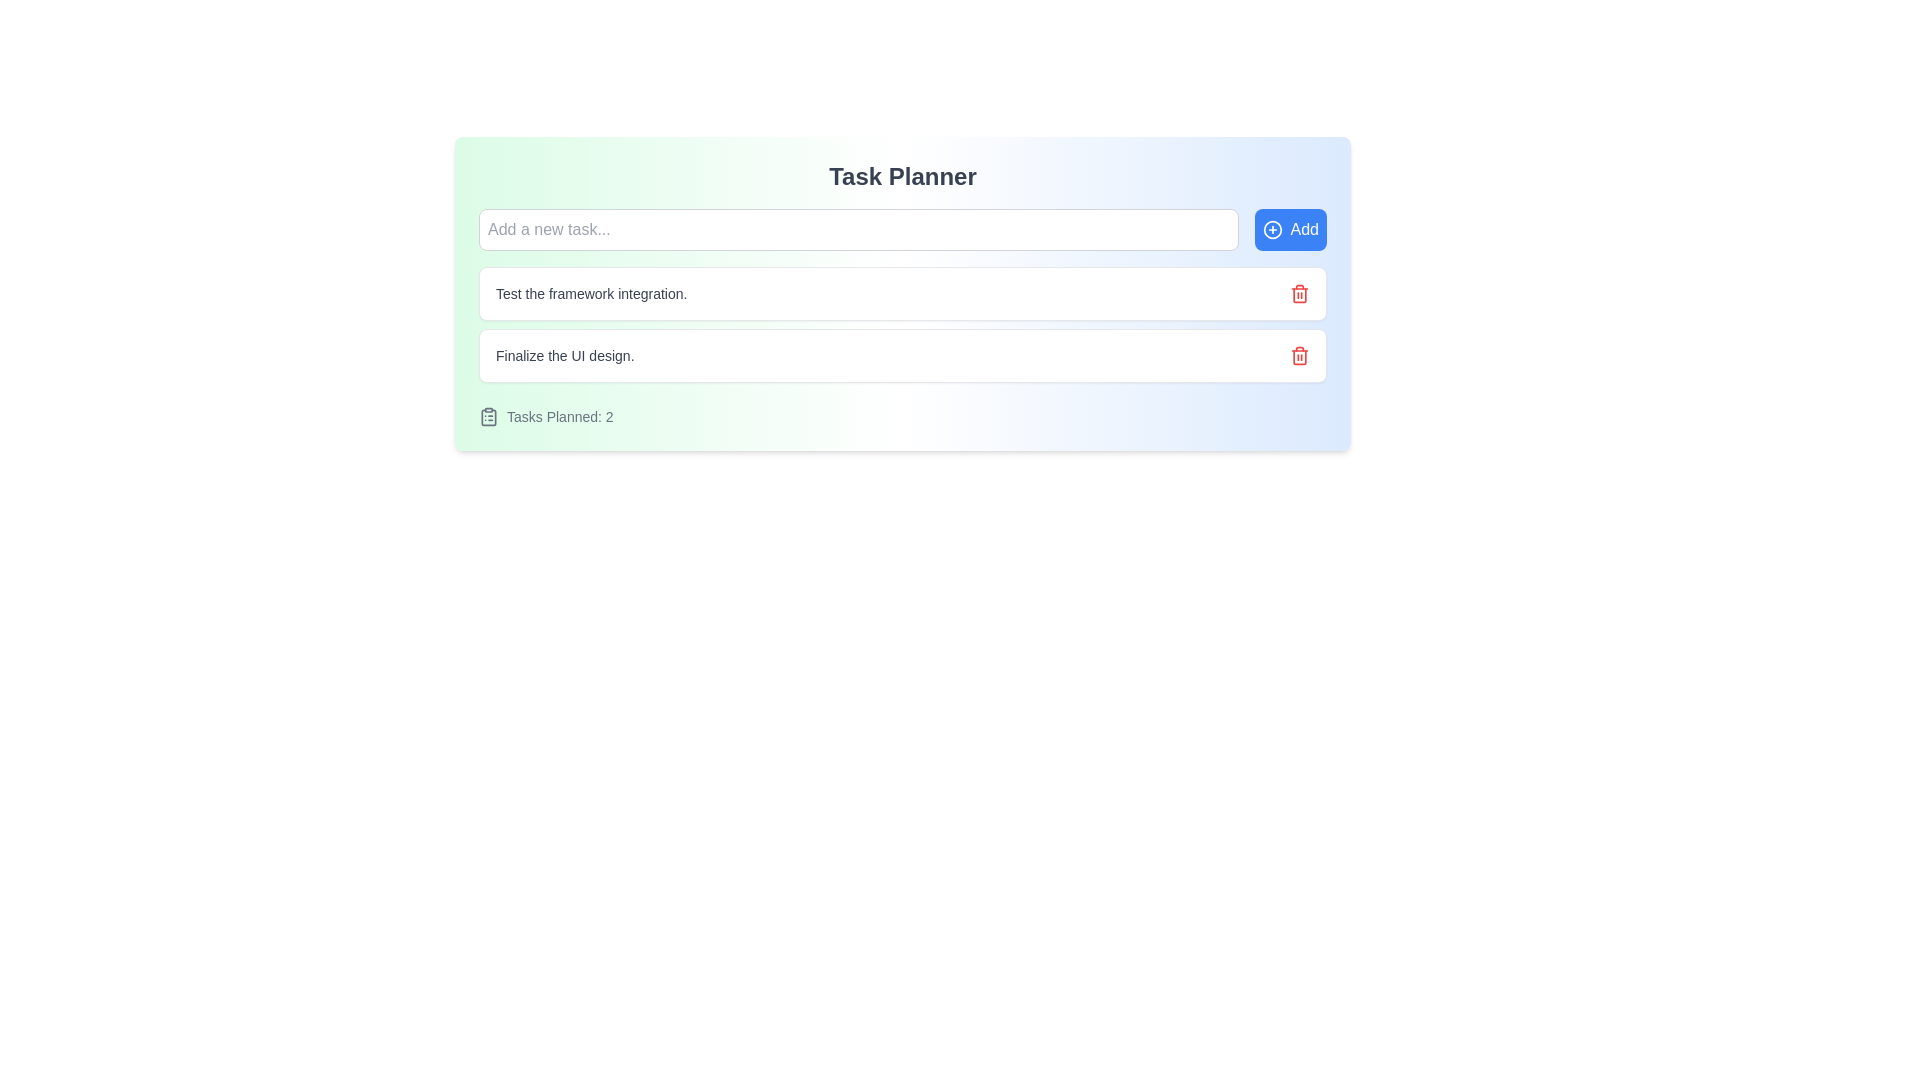 The height and width of the screenshot is (1080, 1920). What do you see at coordinates (901, 293) in the screenshot?
I see `the first task item` at bounding box center [901, 293].